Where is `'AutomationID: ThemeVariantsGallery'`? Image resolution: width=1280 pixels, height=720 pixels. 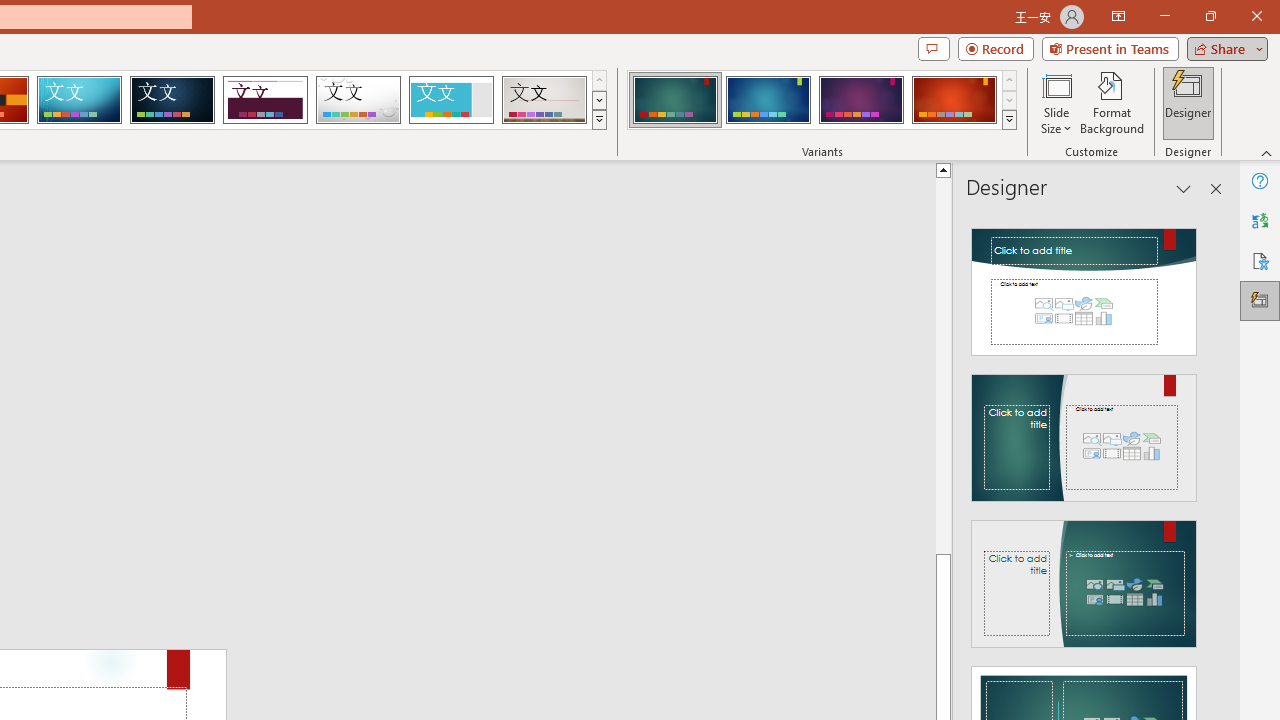
'AutomationID: ThemeVariantsGallery' is located at coordinates (823, 100).